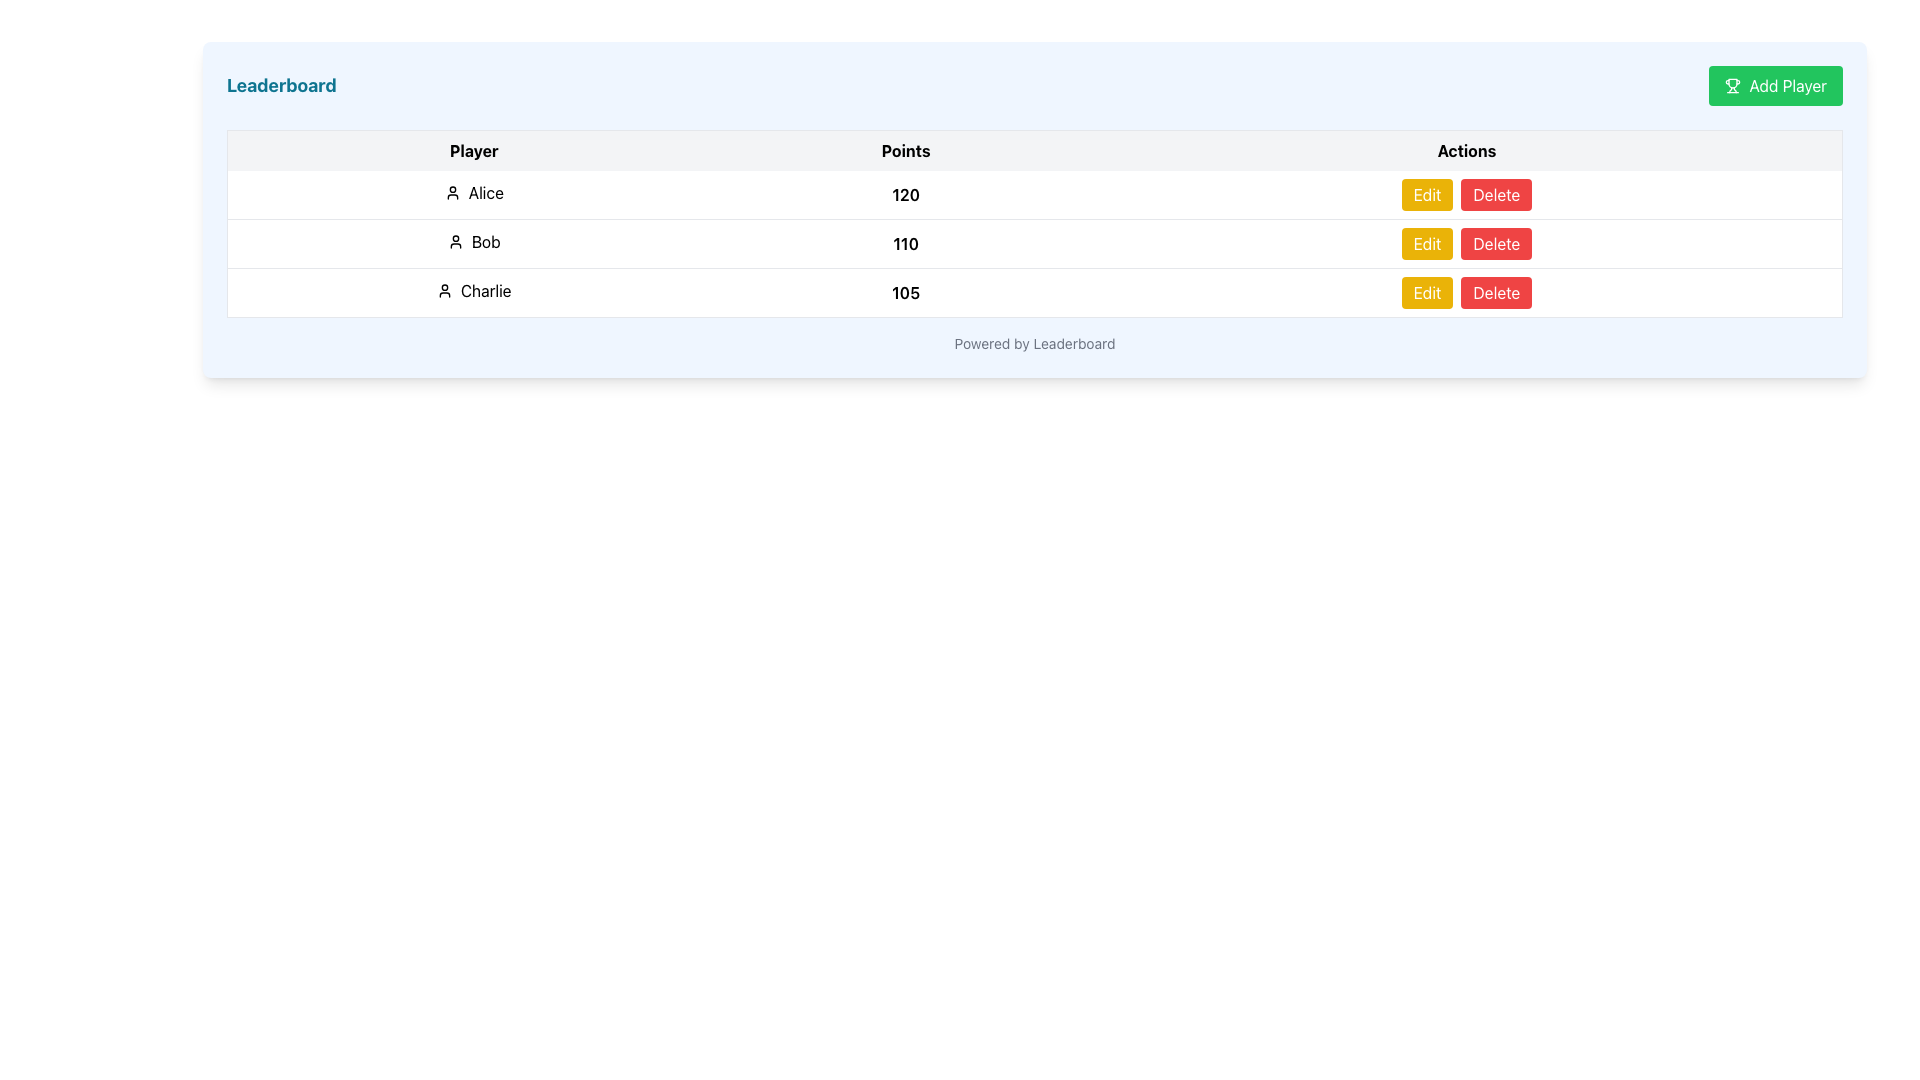 The image size is (1920, 1080). Describe the element at coordinates (473, 192) in the screenshot. I see `the player name 'Alice' in the first row of the 'Player' column in the leaderboard table` at that location.